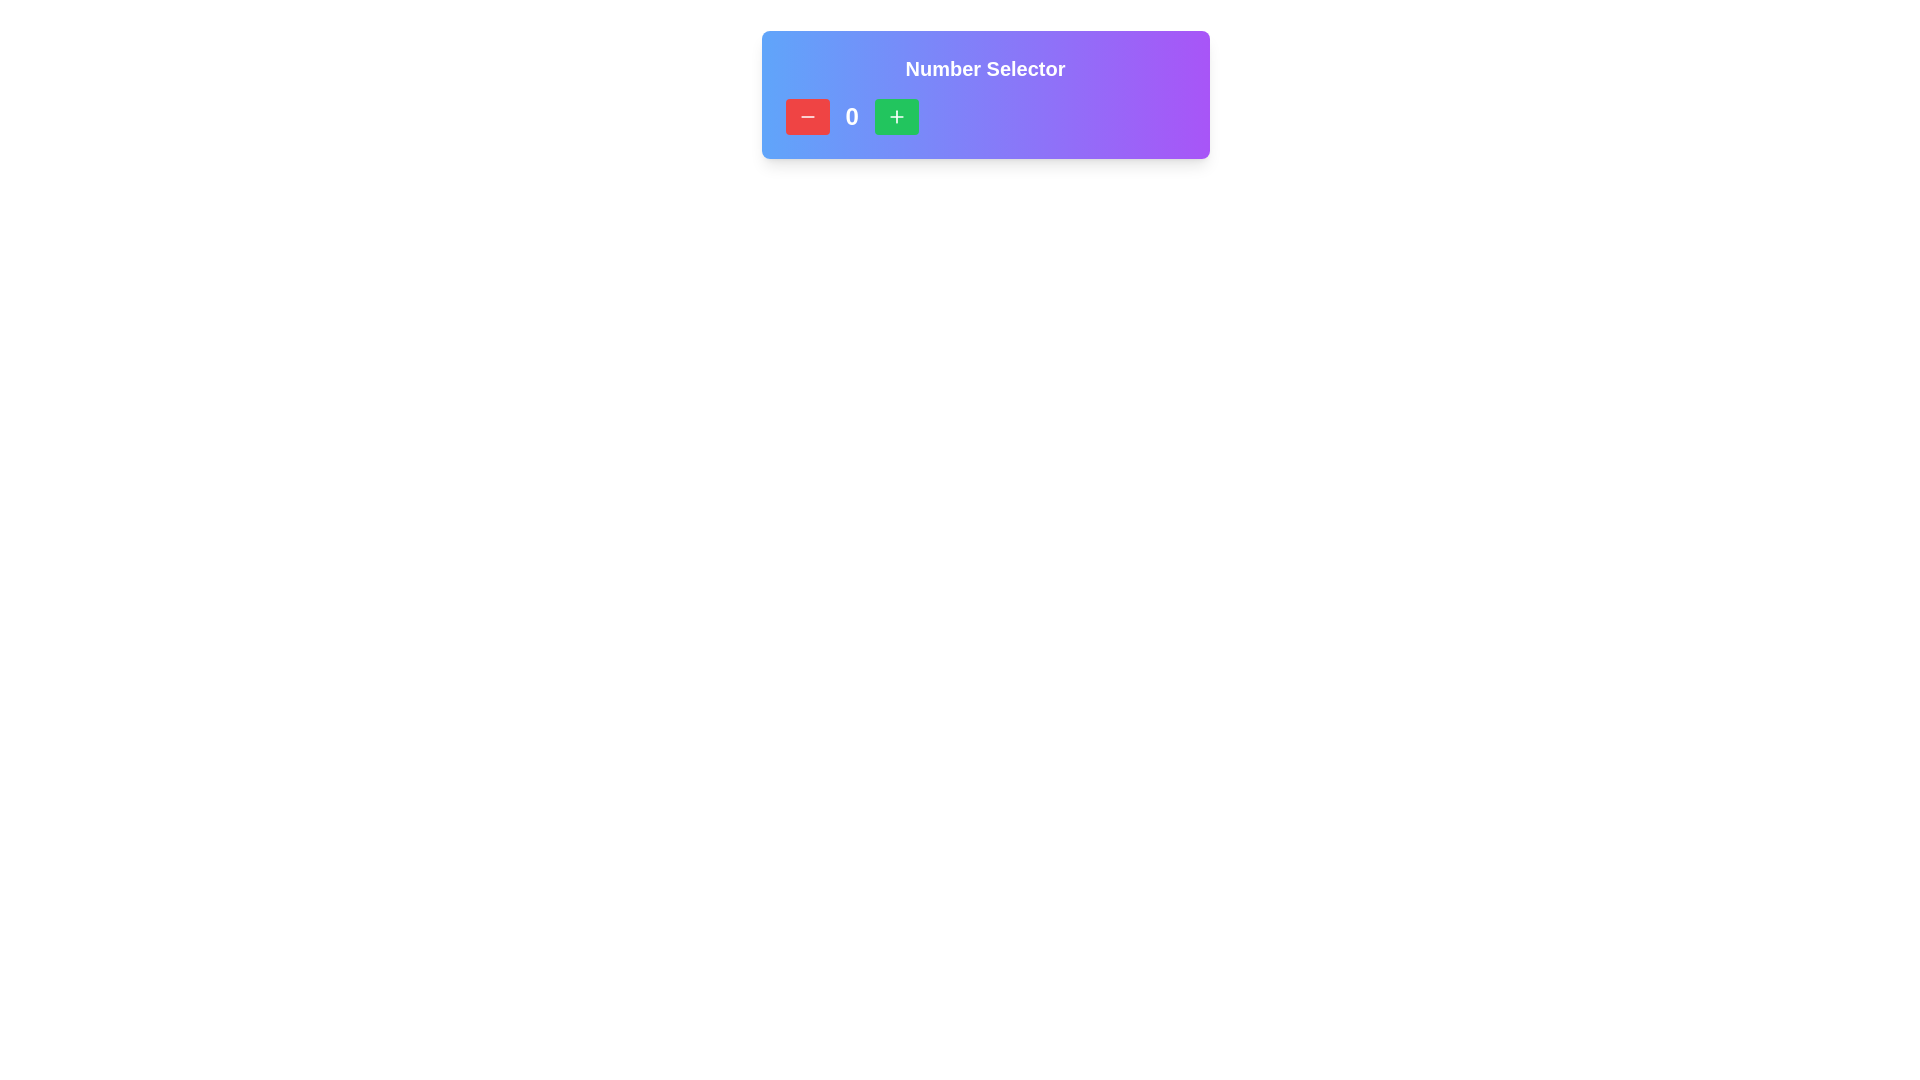  What do you see at coordinates (985, 116) in the screenshot?
I see `the Text display element that shows the current numeric value in the 'Number Selector' card, located between the red minus button and the green plus button` at bounding box center [985, 116].